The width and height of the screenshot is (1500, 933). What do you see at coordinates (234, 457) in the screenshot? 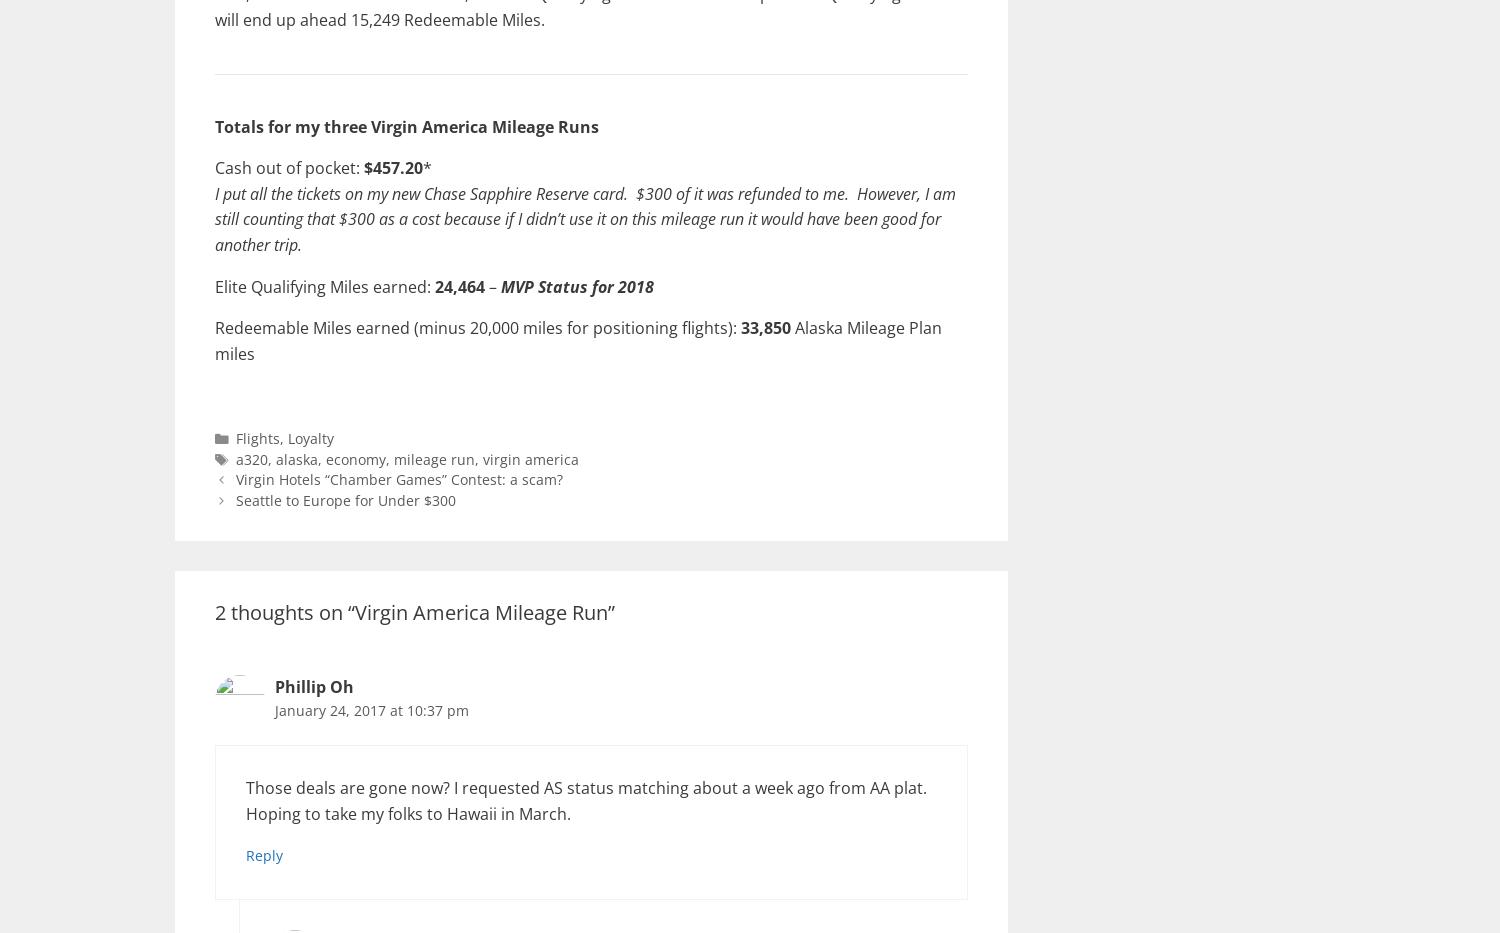
I see `'a320'` at bounding box center [234, 457].